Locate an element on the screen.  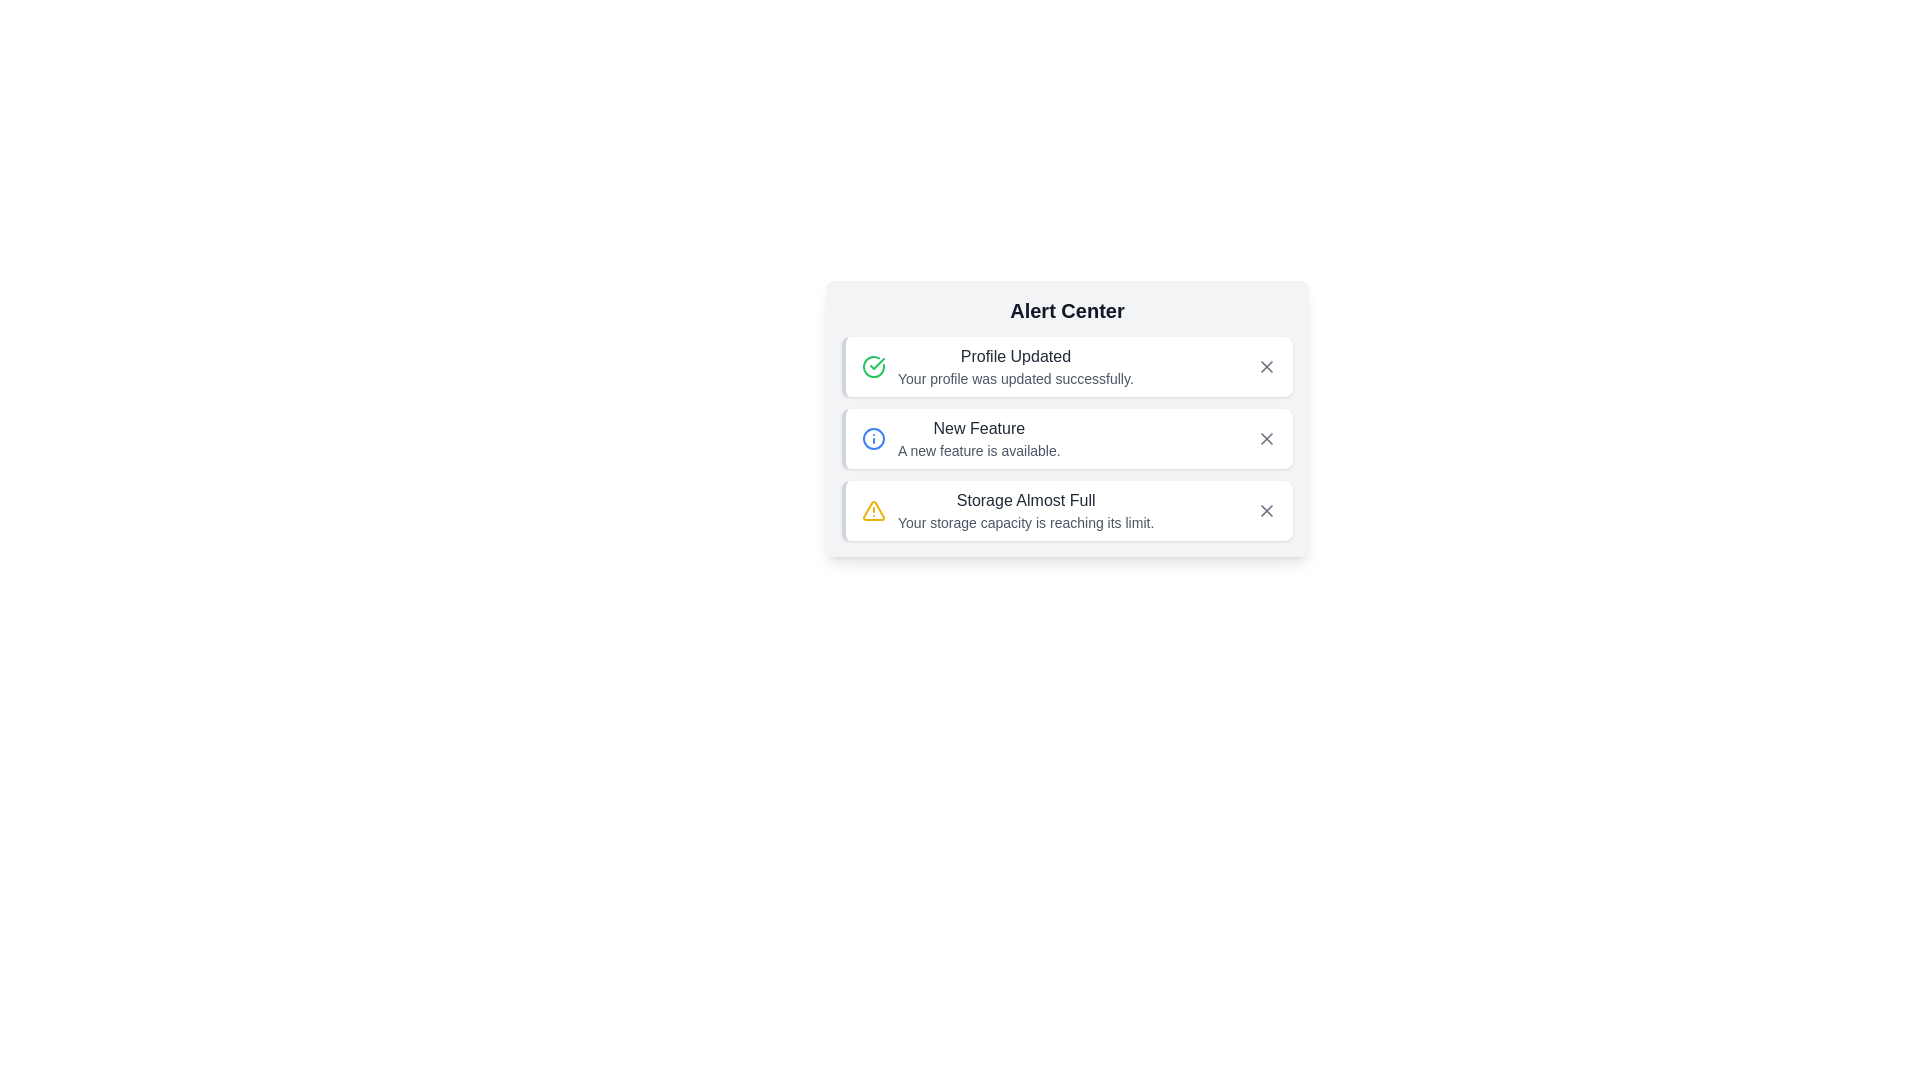
the outer circular outline of the SVG icon representing the status check for the 'Profile Updated' alert in the 'Alert Center' panel is located at coordinates (873, 366).